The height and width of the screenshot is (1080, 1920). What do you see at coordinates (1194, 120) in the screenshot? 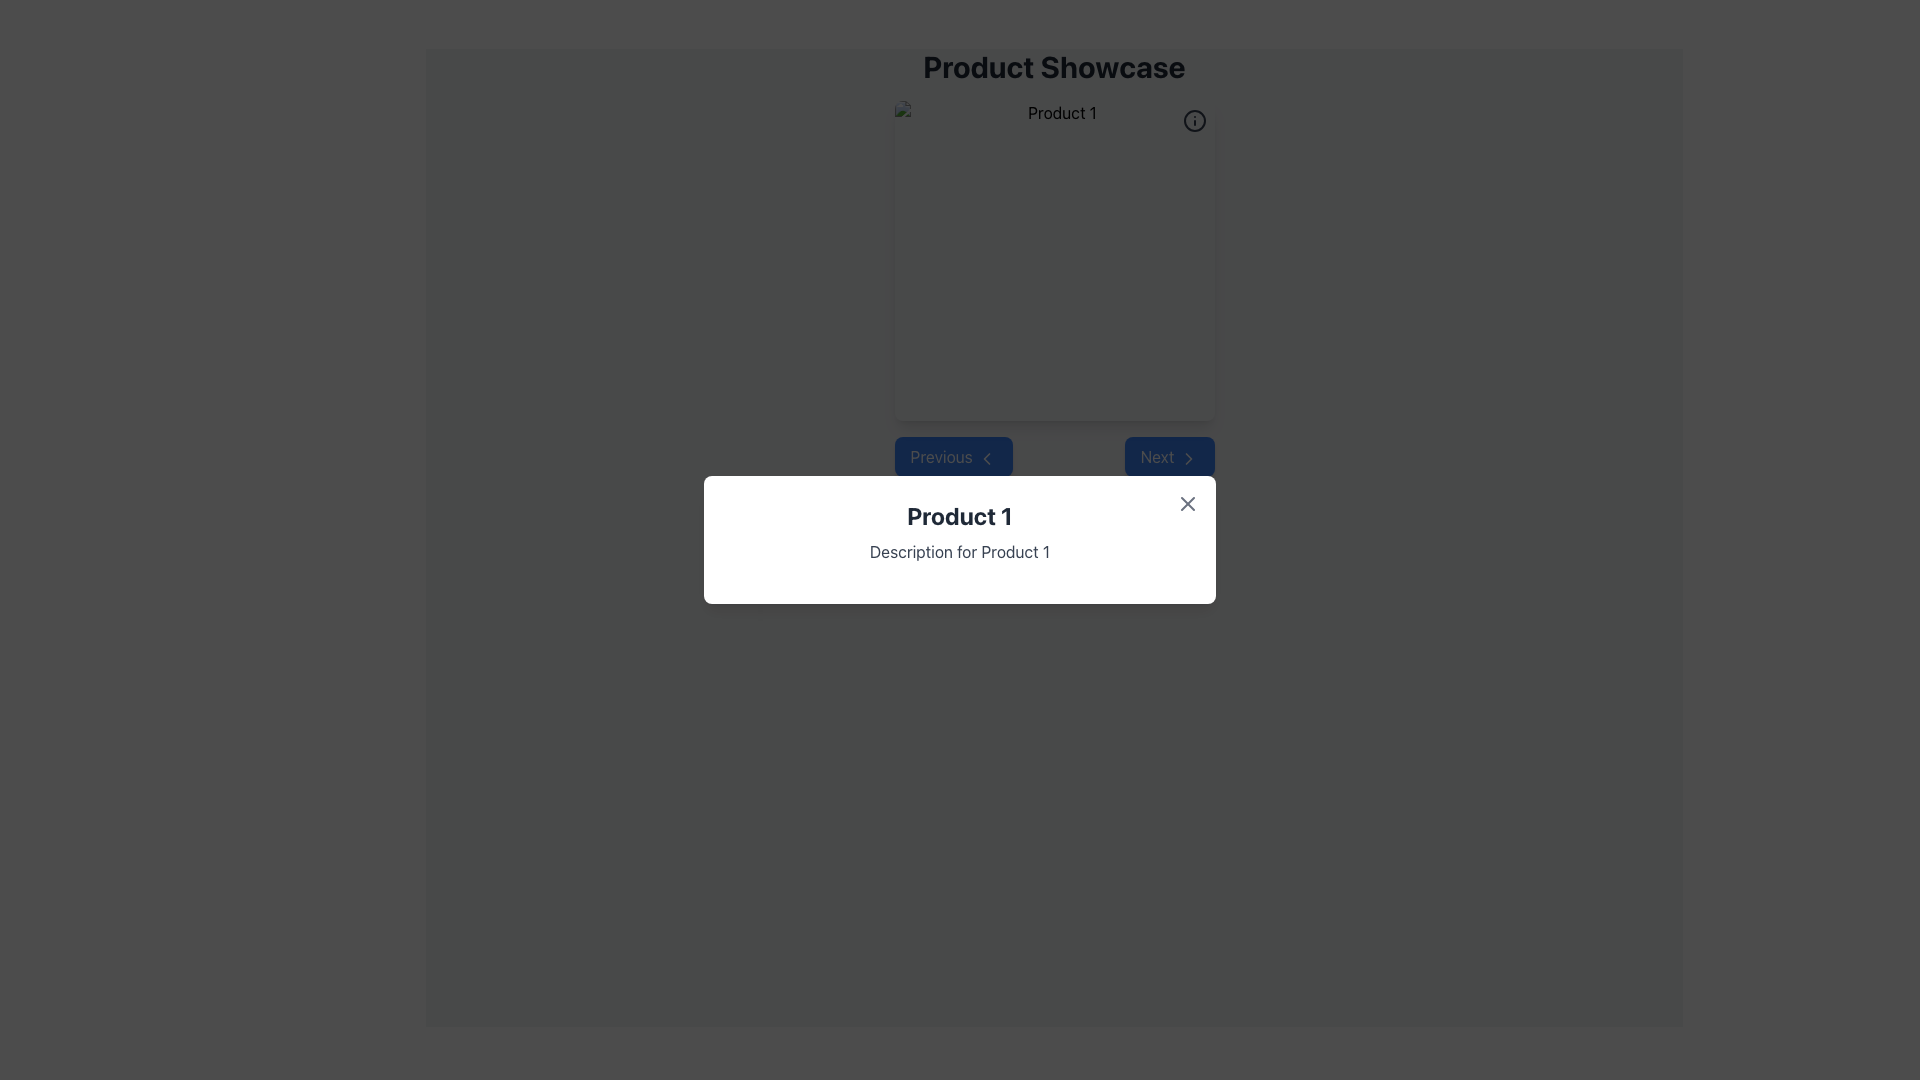
I see `the information icon resembling a circled 'i' located at the top-right corner of the product card, which overlaps slightly with the product image` at bounding box center [1194, 120].